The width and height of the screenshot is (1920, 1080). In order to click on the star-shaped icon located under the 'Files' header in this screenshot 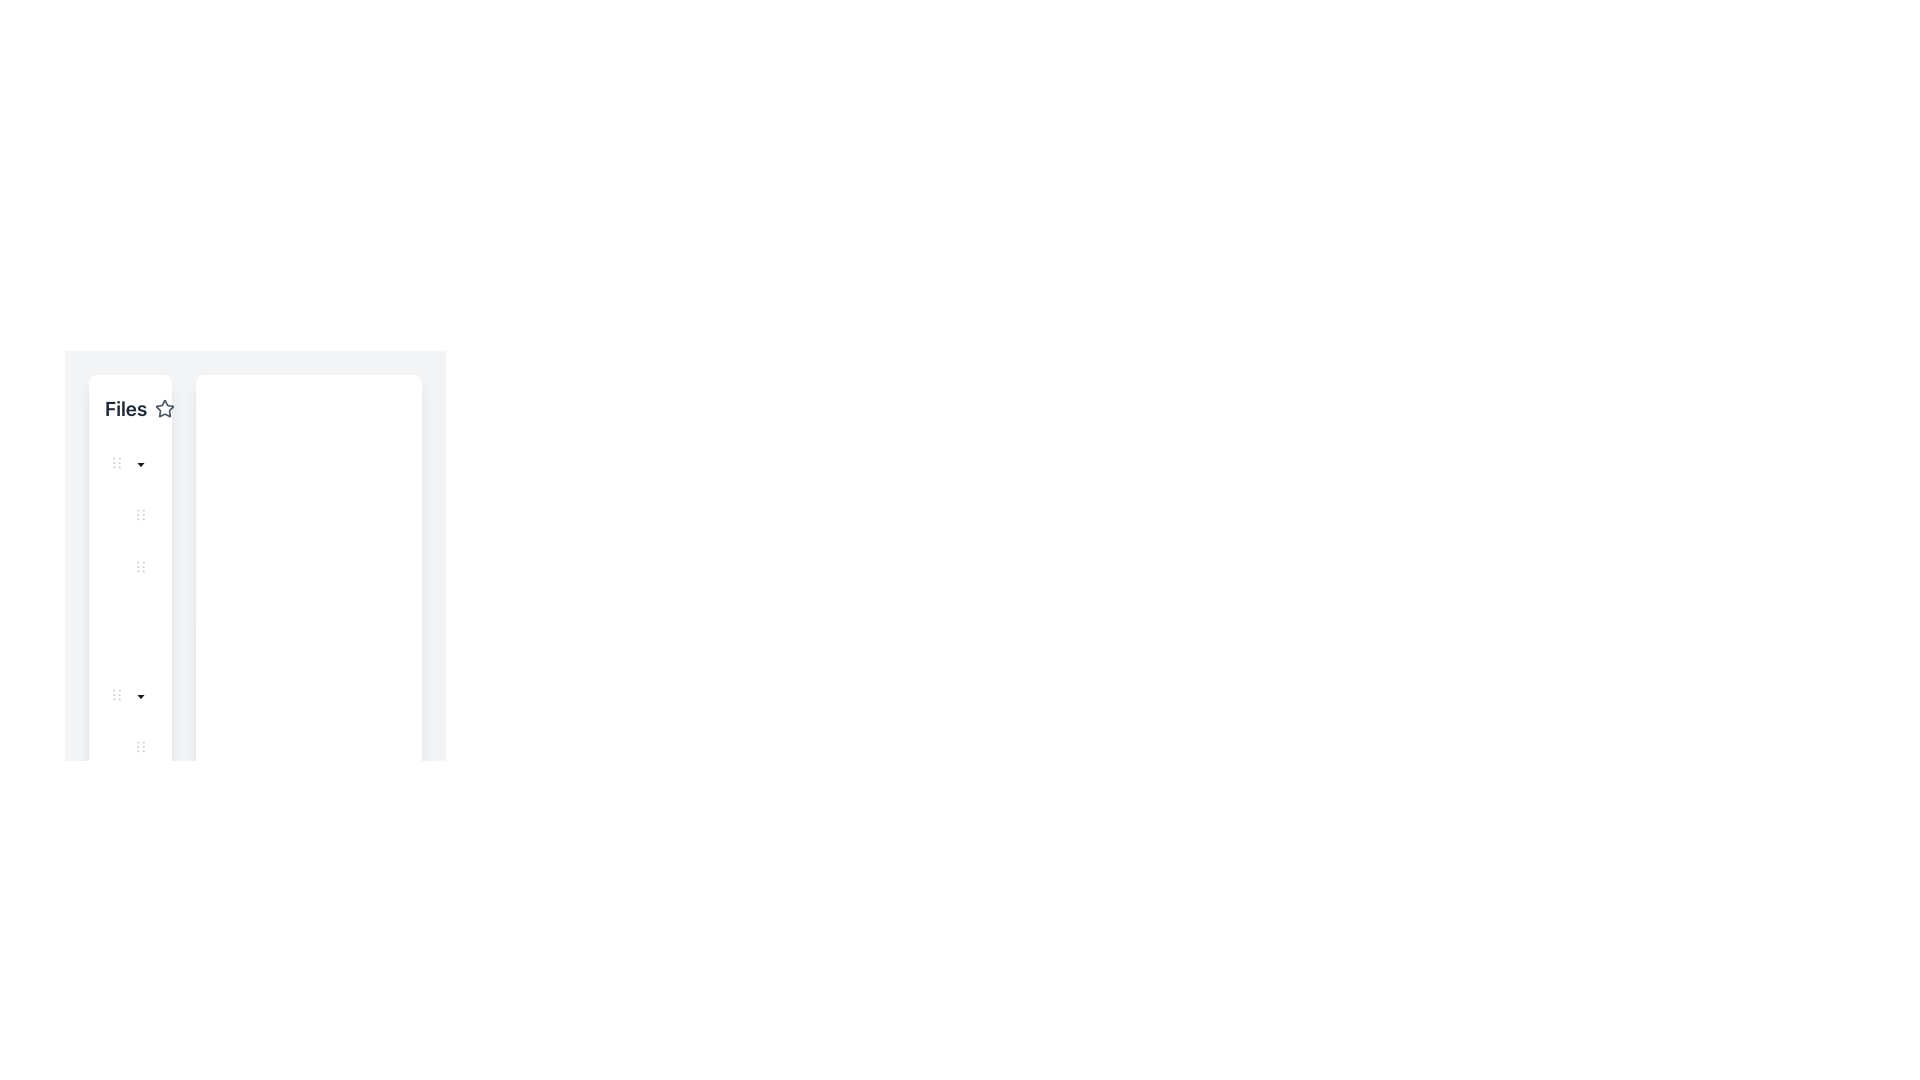, I will do `click(165, 407)`.